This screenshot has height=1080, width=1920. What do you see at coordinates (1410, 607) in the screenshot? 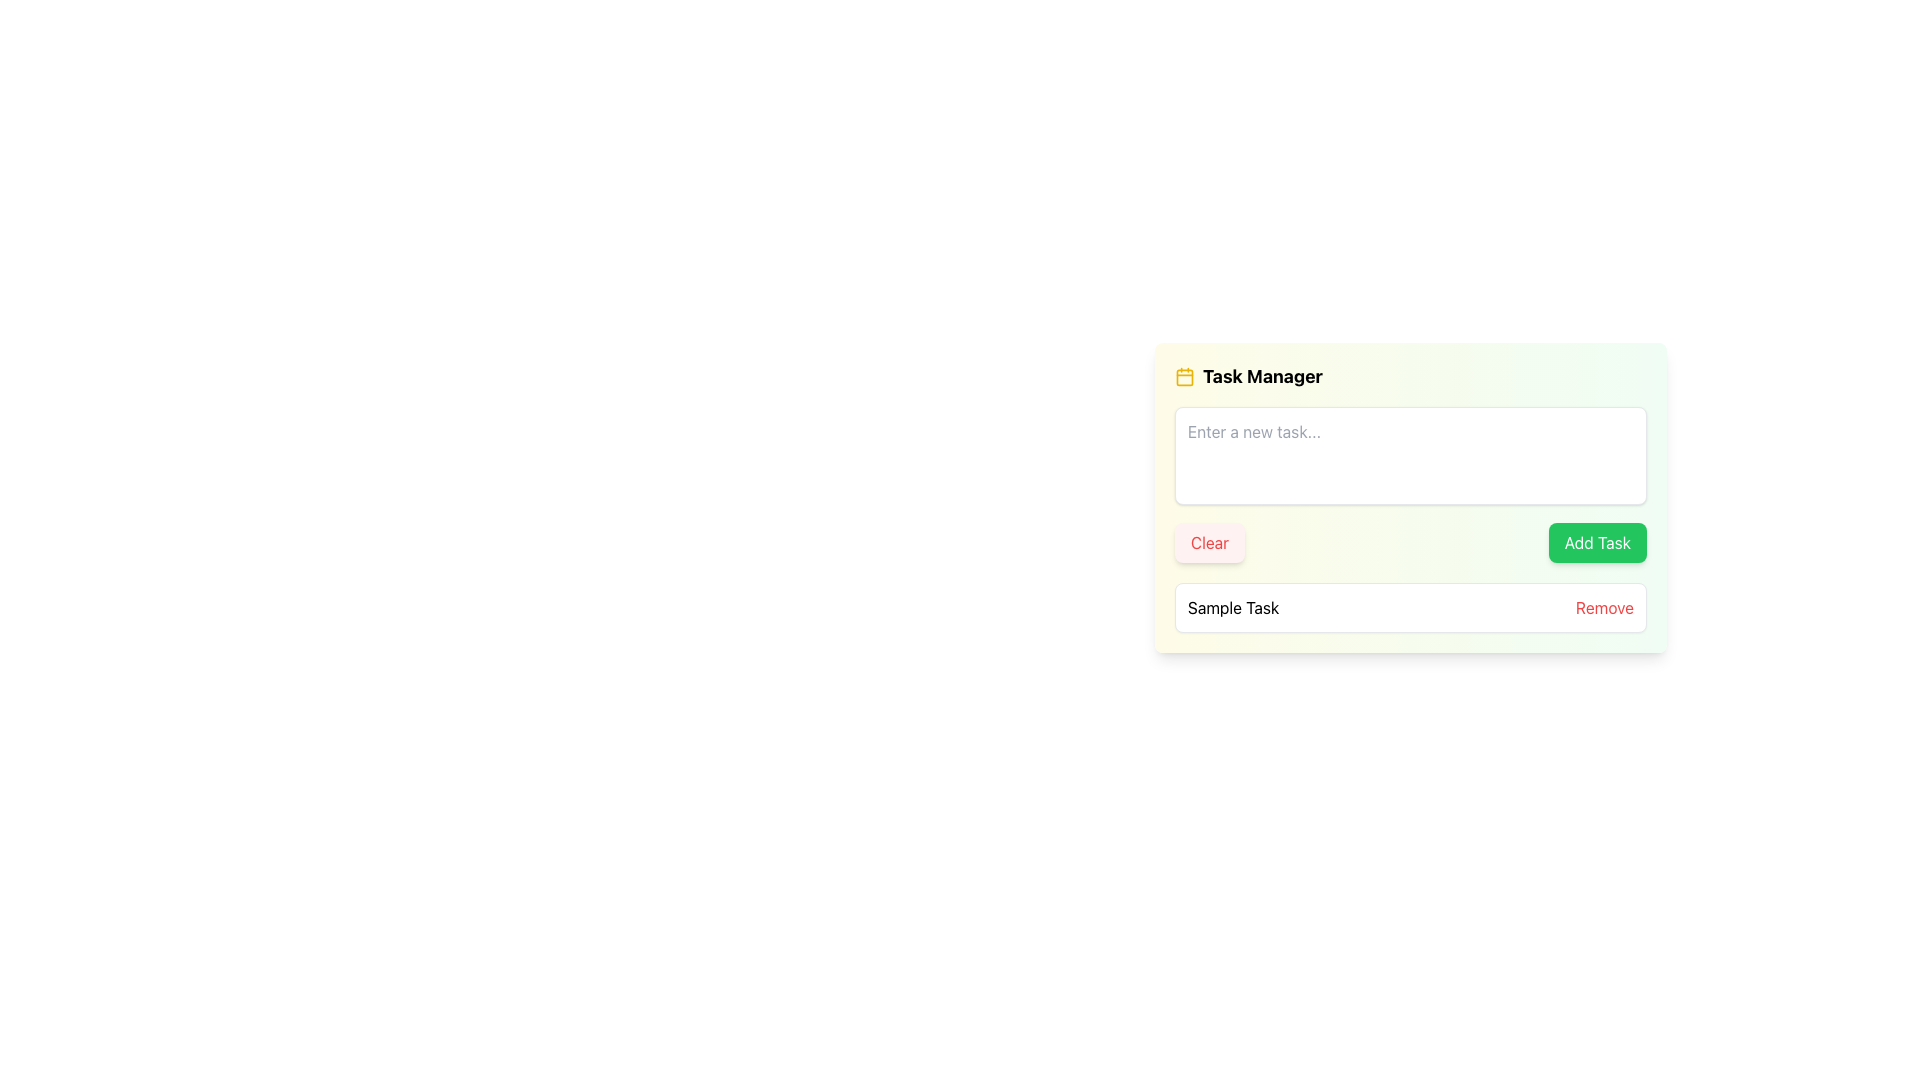
I see `the task entry element displaying 'Sample Task' with the action 'Remove' in the 'Task Manager' panel` at bounding box center [1410, 607].